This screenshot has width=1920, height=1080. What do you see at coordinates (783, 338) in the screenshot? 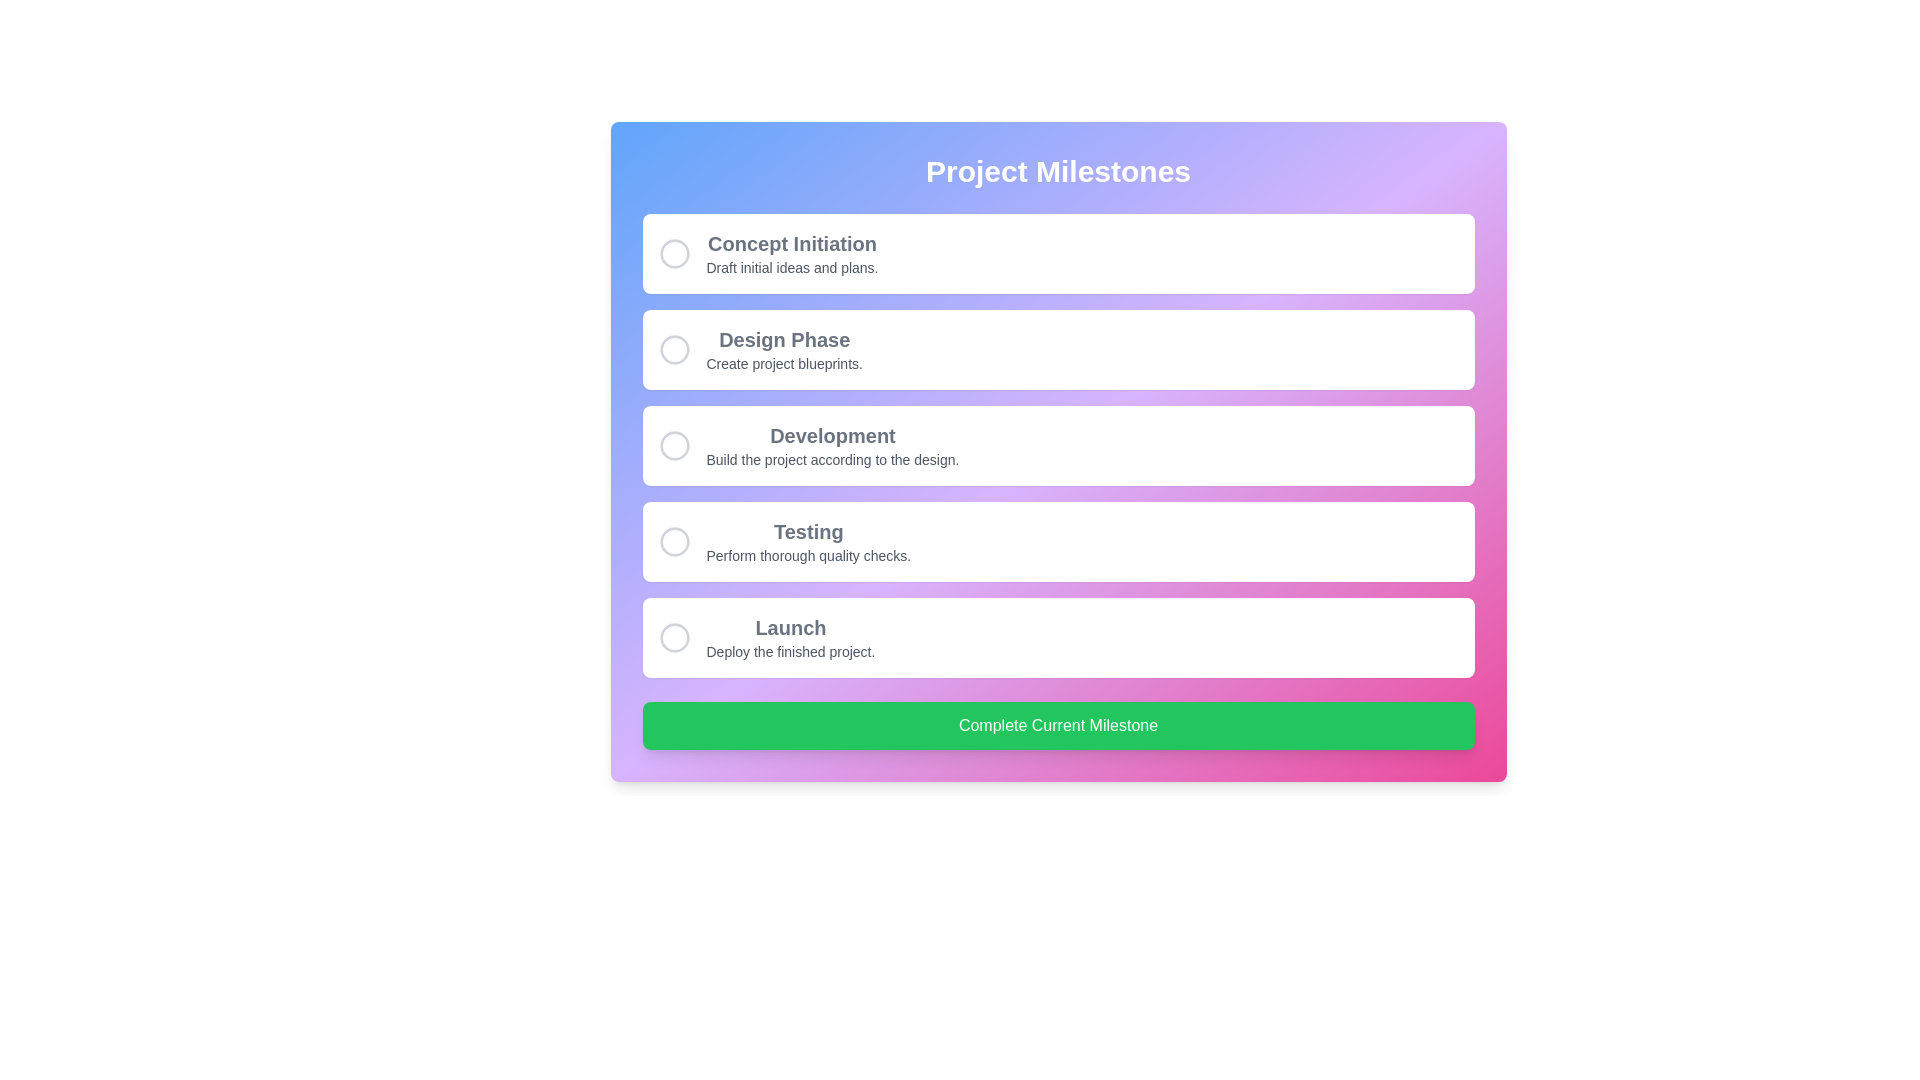
I see `text of the title label for the second milestone in the project design phase, located between 'Concept Initiation' and 'Development' milestones` at bounding box center [783, 338].